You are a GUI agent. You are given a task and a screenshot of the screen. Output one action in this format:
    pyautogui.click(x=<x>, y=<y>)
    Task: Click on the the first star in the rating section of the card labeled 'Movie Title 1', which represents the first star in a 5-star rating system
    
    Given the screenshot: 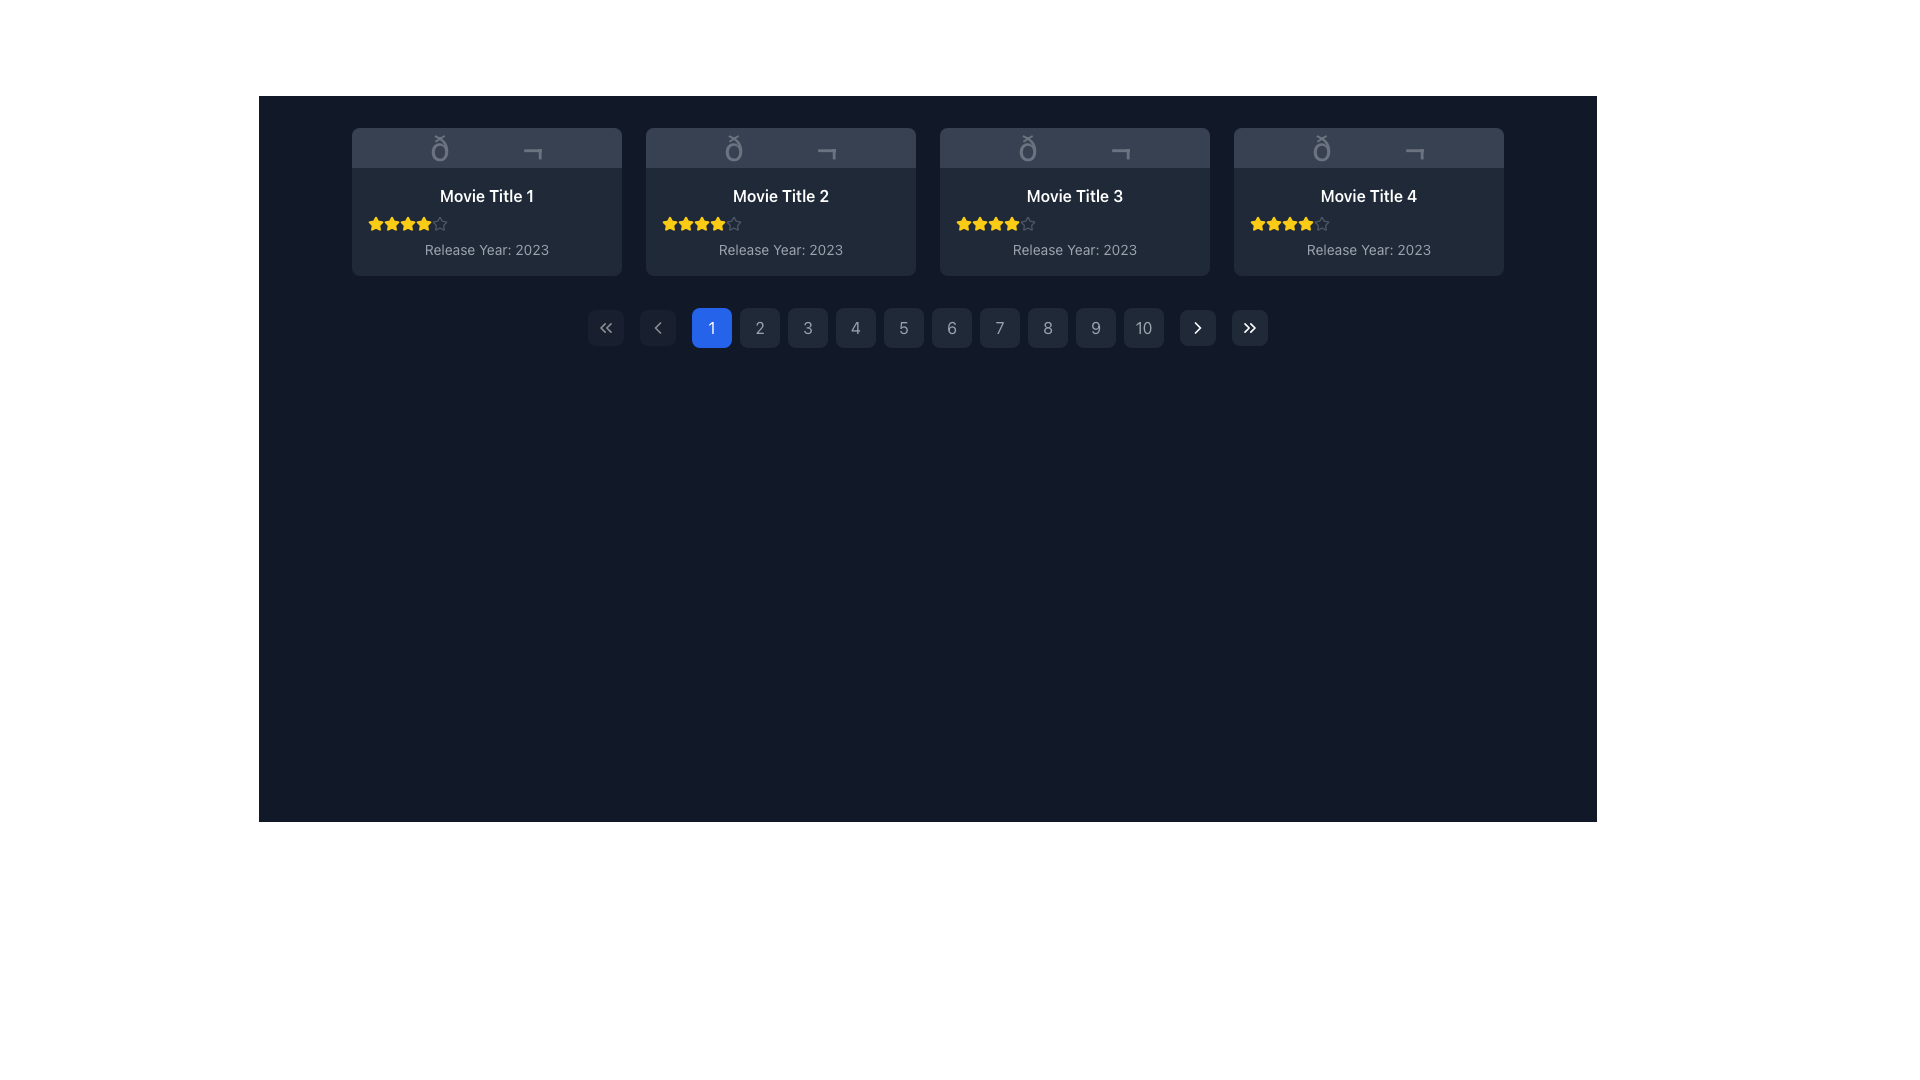 What is the action you would take?
    pyautogui.click(x=375, y=223)
    